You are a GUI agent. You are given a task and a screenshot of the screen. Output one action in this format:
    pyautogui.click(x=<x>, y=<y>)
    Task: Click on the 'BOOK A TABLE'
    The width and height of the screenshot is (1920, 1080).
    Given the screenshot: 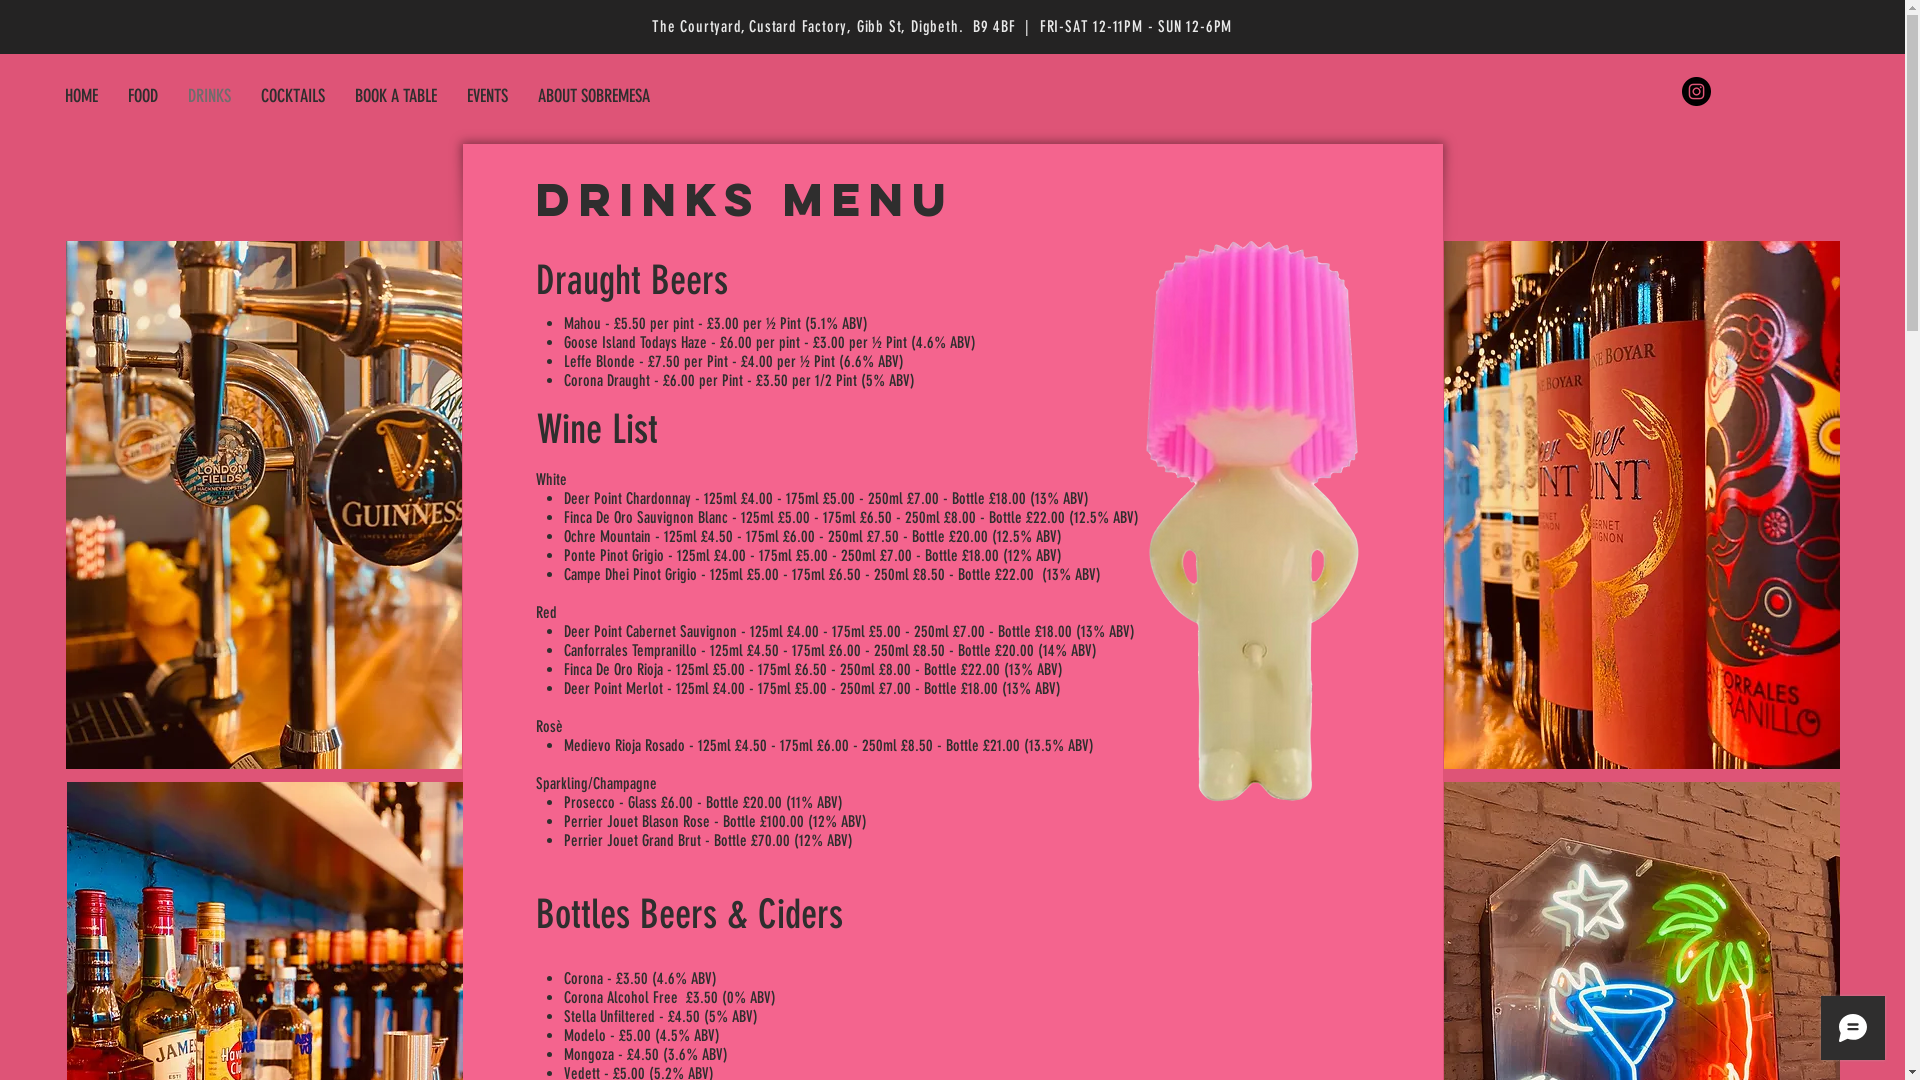 What is the action you would take?
    pyautogui.click(x=395, y=96)
    